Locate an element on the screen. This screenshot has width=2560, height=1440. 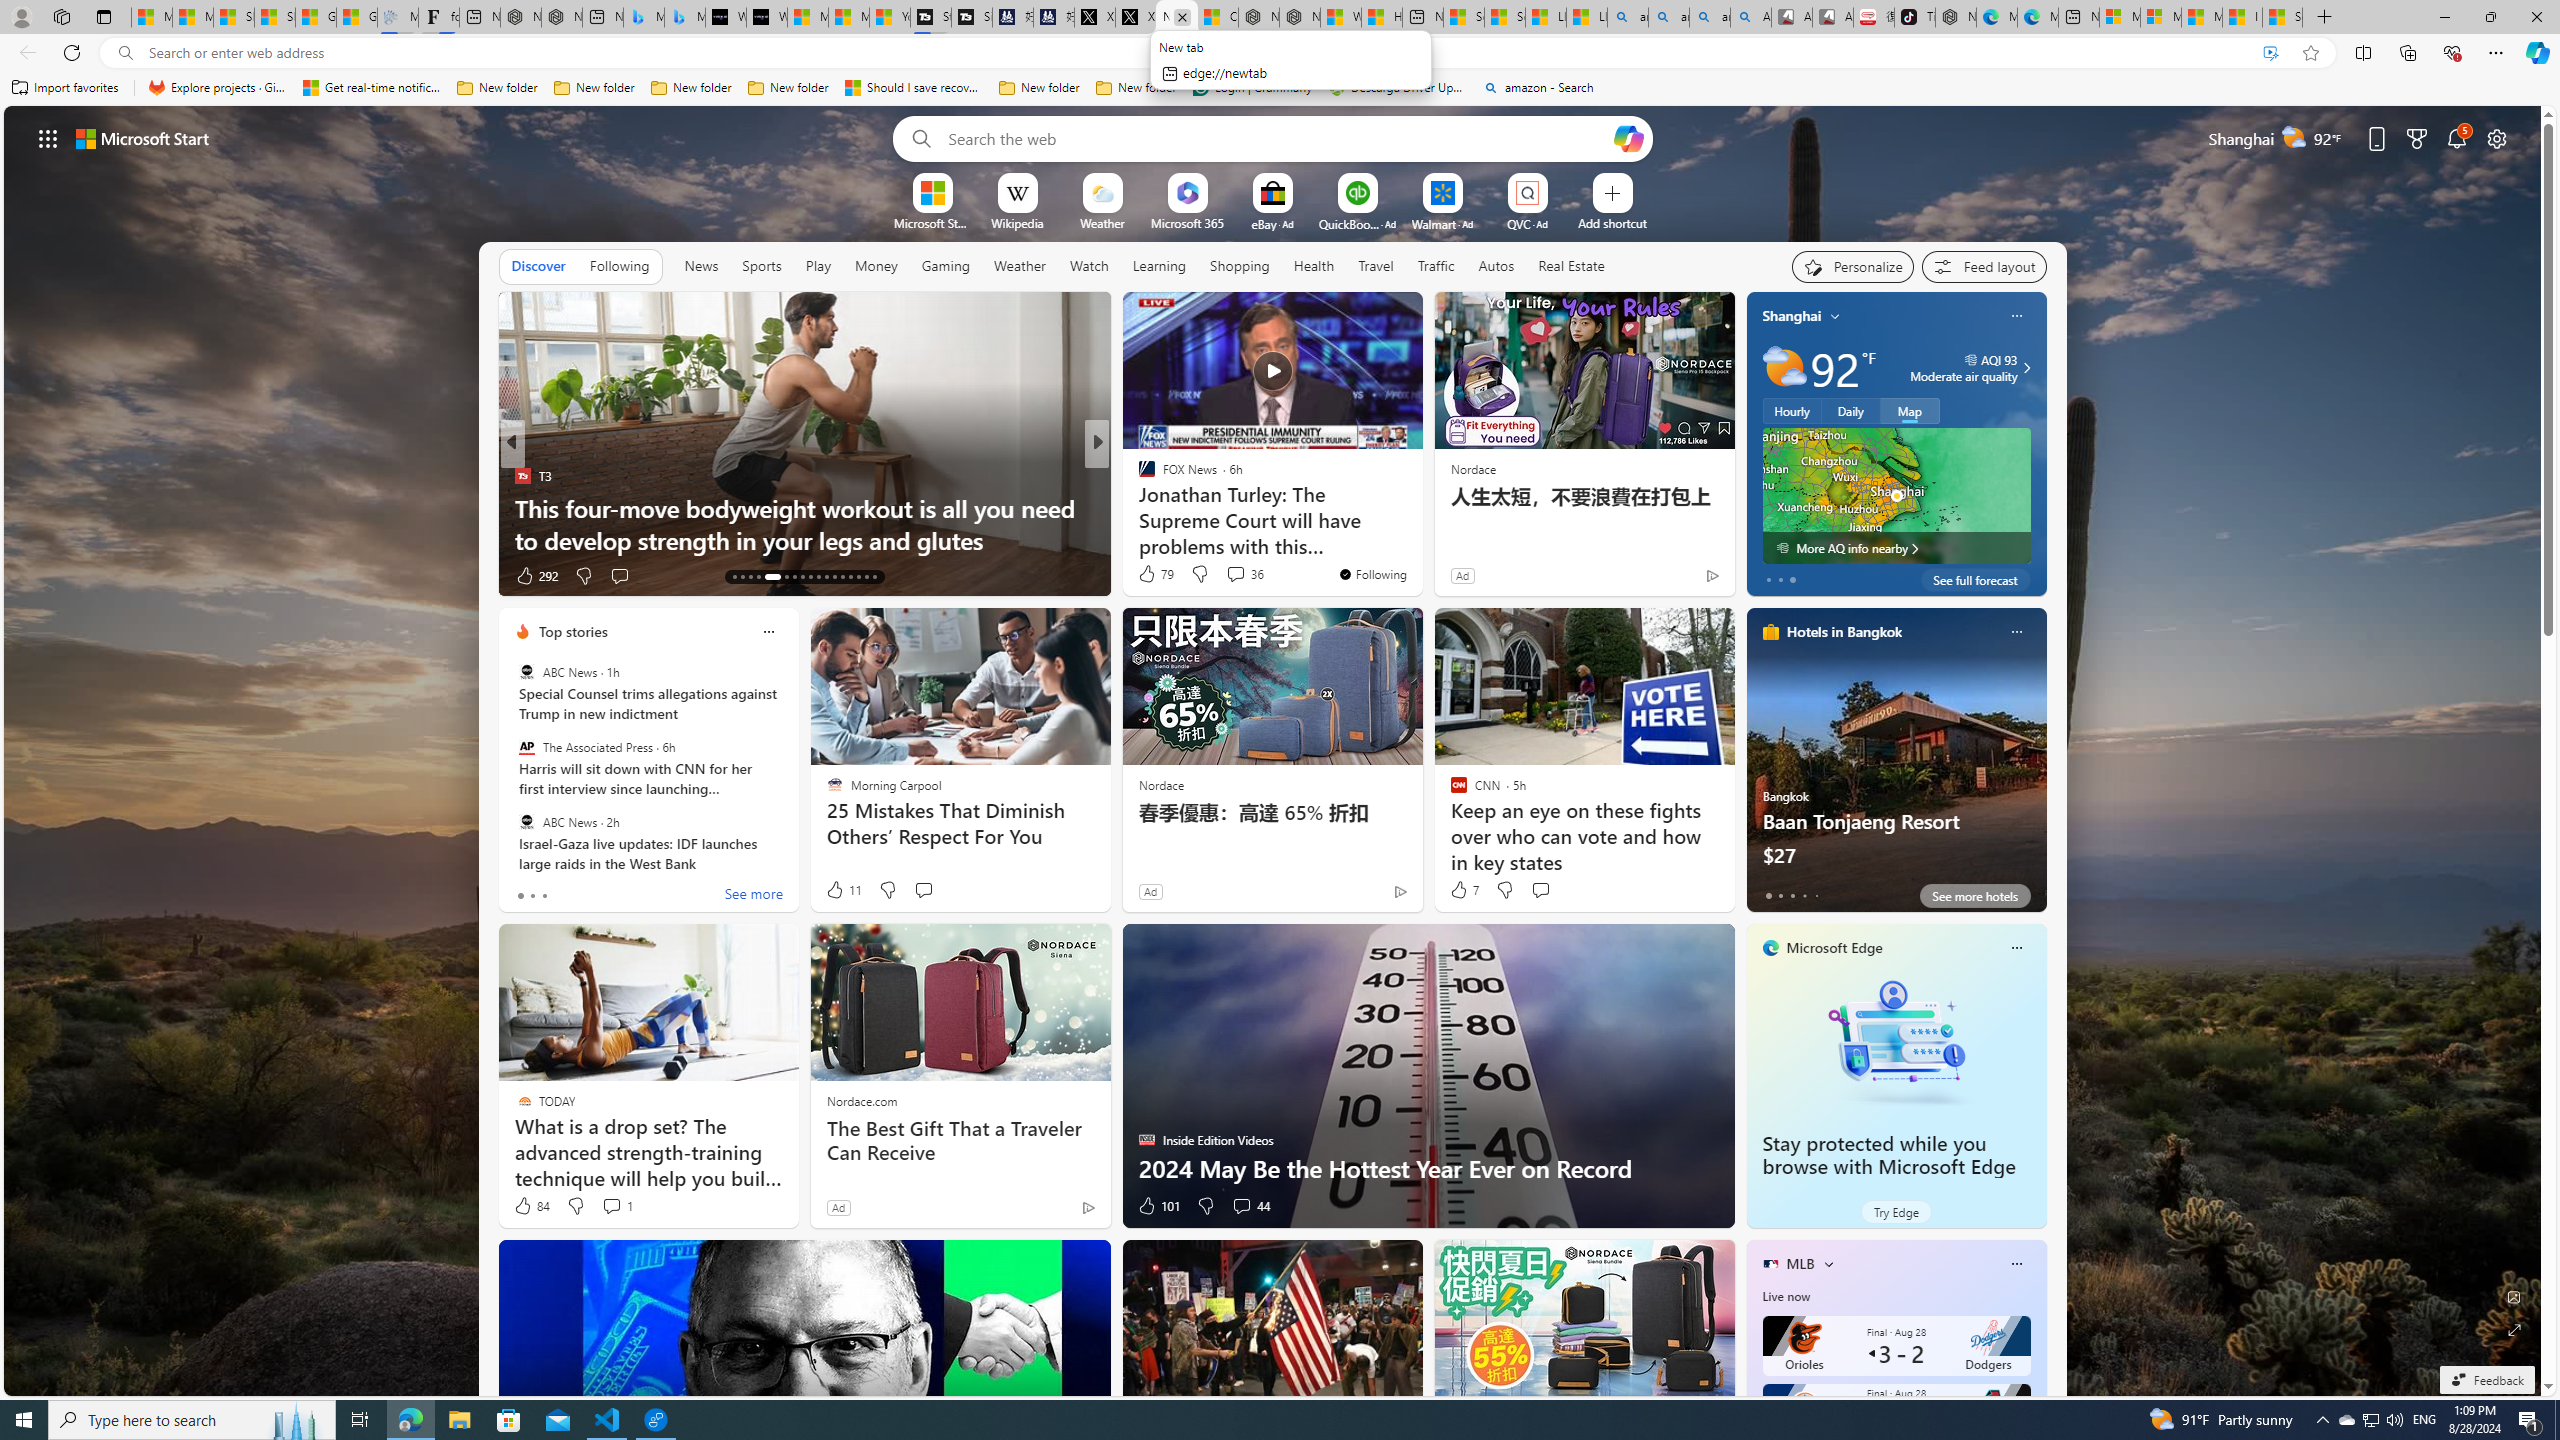
'AutomationID: tab-15' is located at coordinates (750, 577).